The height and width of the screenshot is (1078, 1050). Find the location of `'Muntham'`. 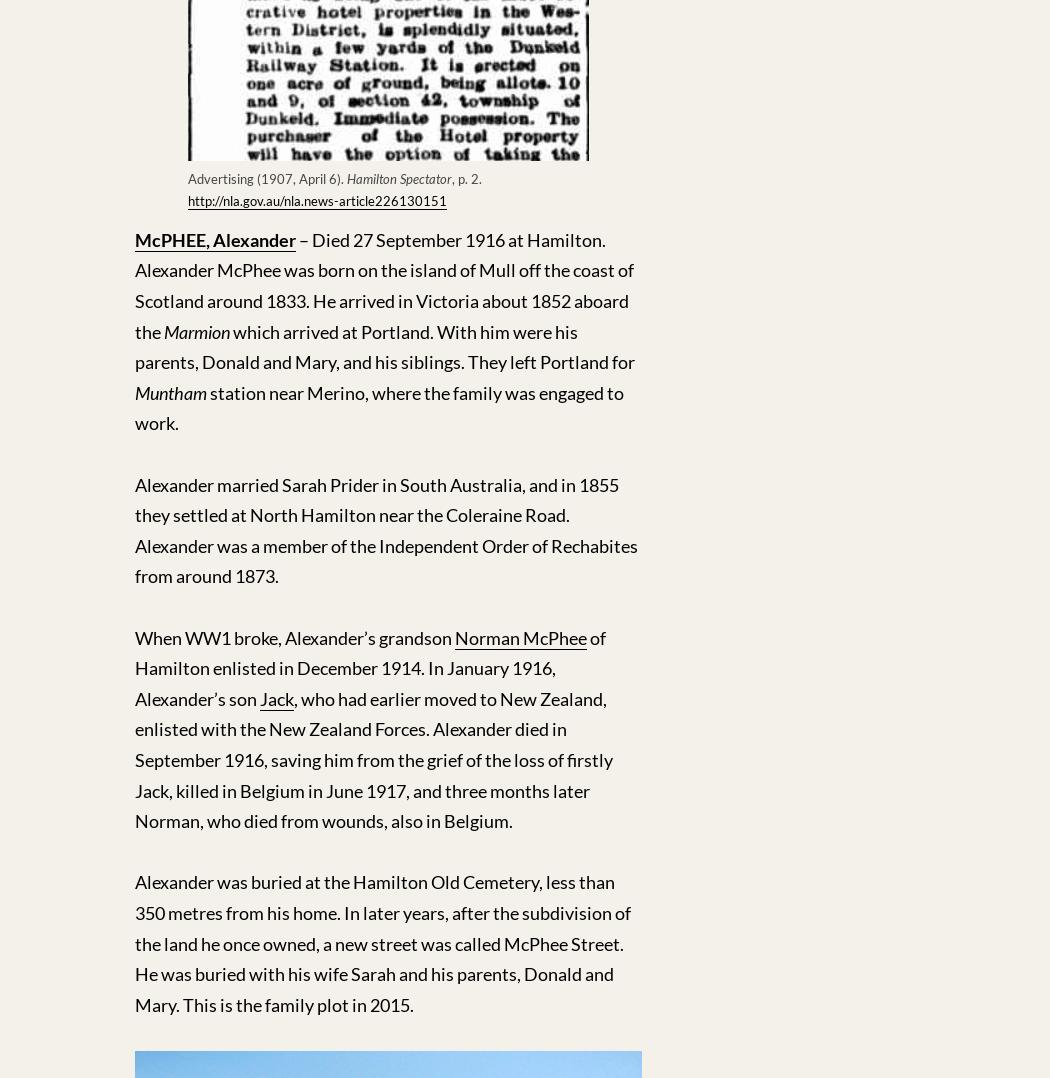

'Muntham' is located at coordinates (171, 390).